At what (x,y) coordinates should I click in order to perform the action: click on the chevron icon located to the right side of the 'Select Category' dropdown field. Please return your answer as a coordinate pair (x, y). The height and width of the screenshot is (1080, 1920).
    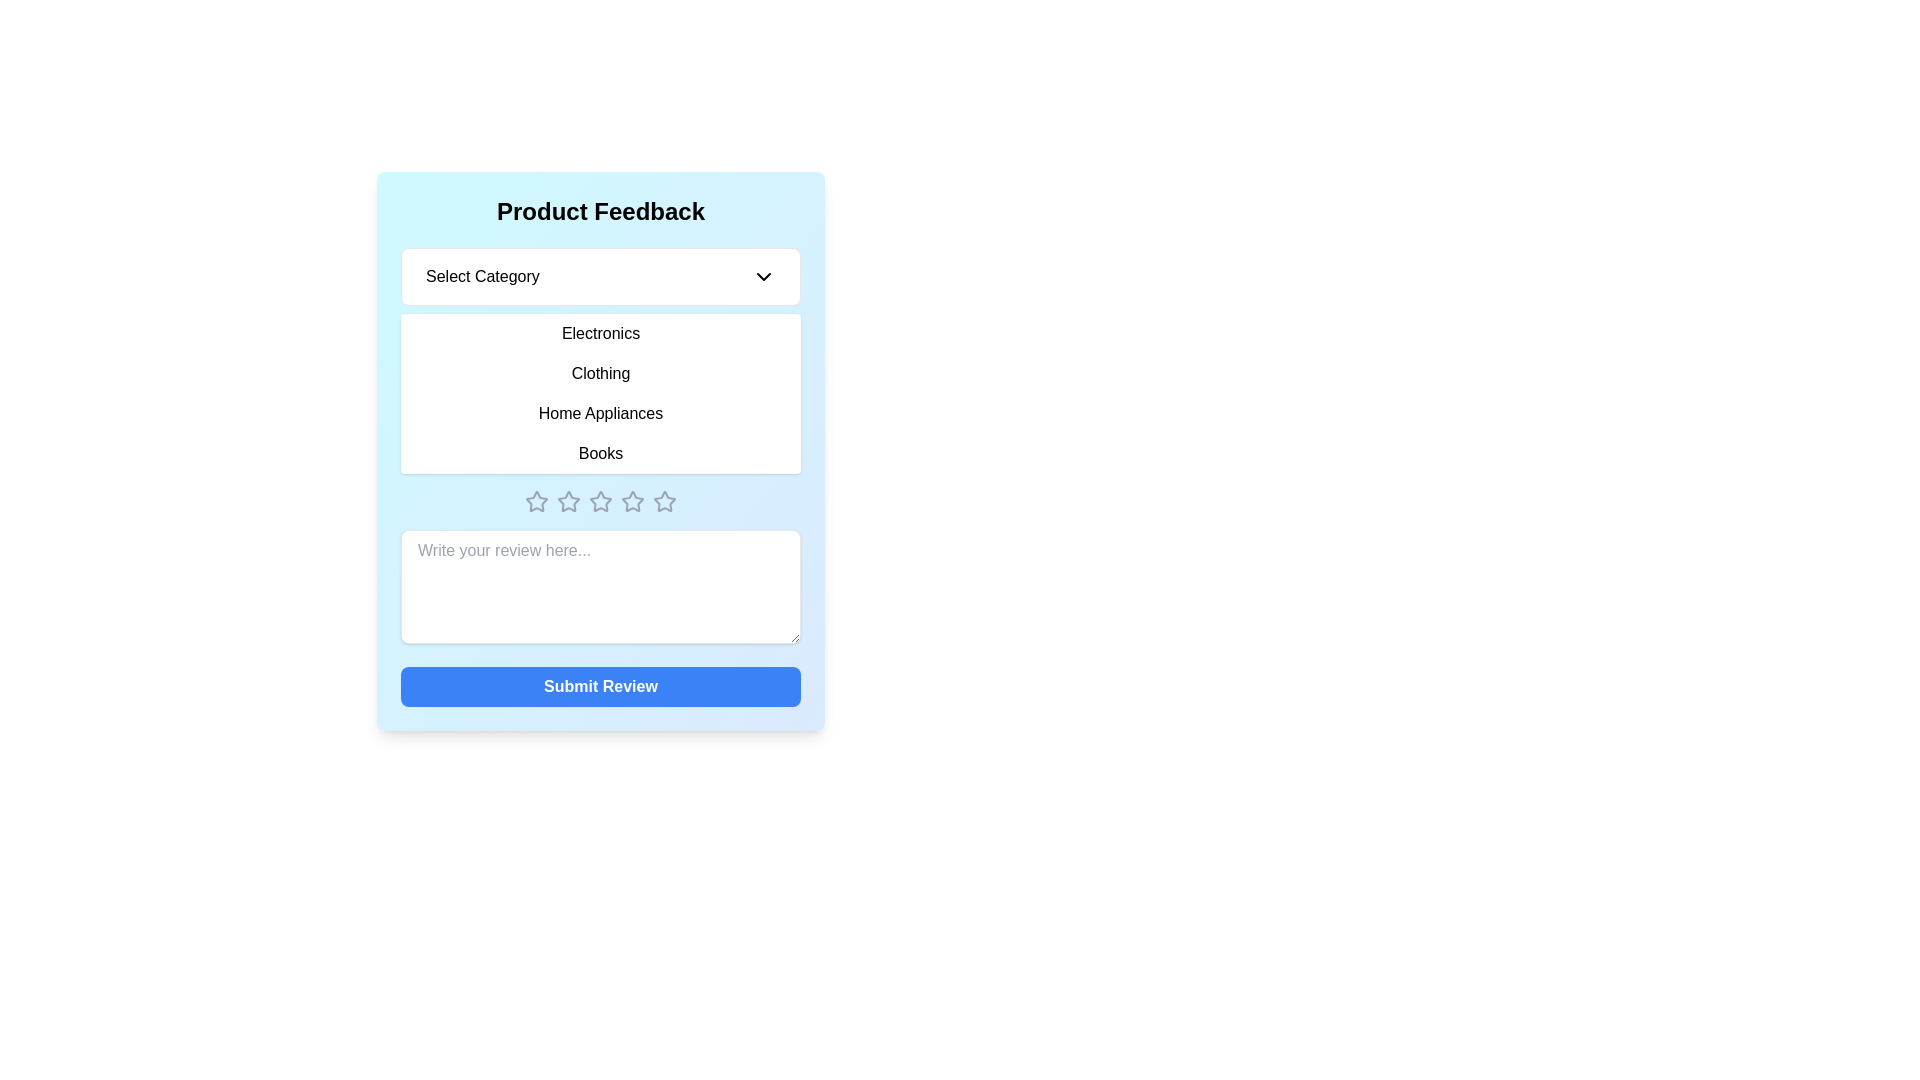
    Looking at the image, I should click on (762, 277).